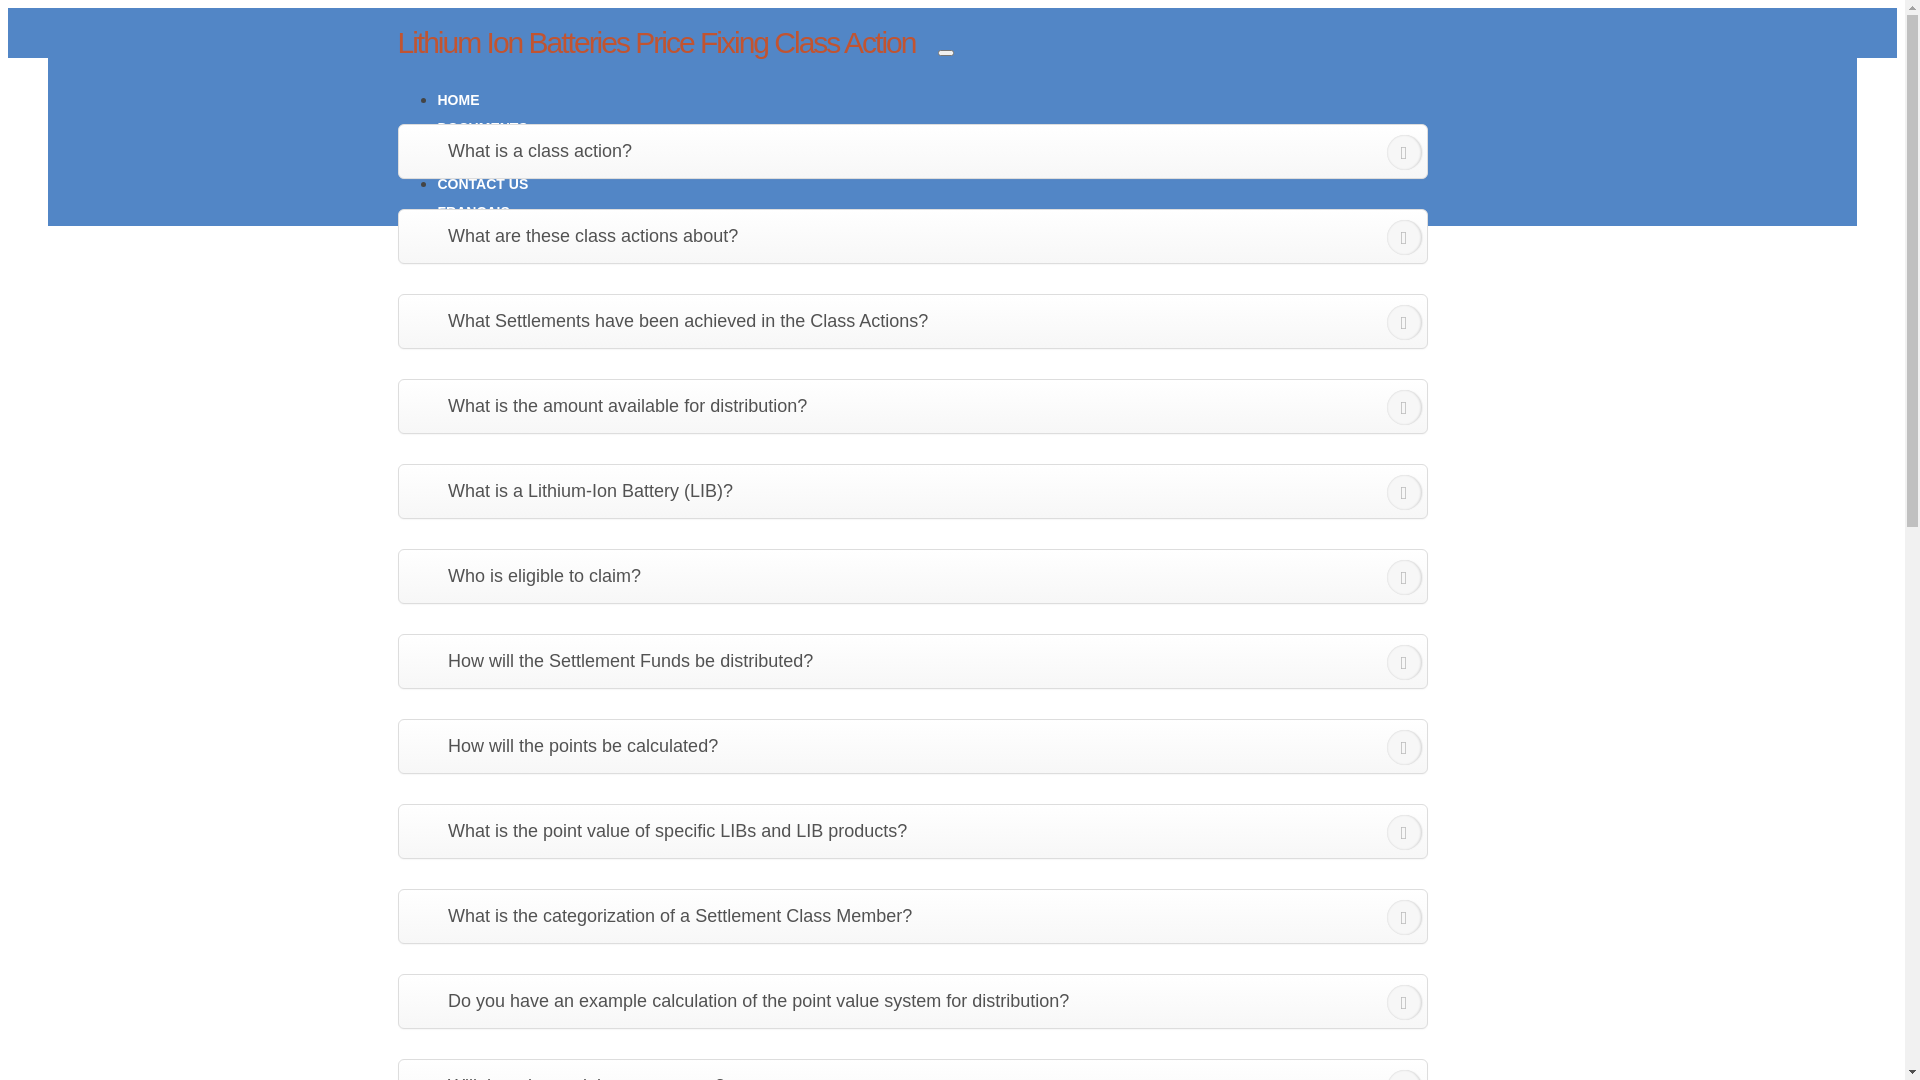 This screenshot has height=1080, width=1920. I want to click on 'CONTACT US', so click(483, 184).